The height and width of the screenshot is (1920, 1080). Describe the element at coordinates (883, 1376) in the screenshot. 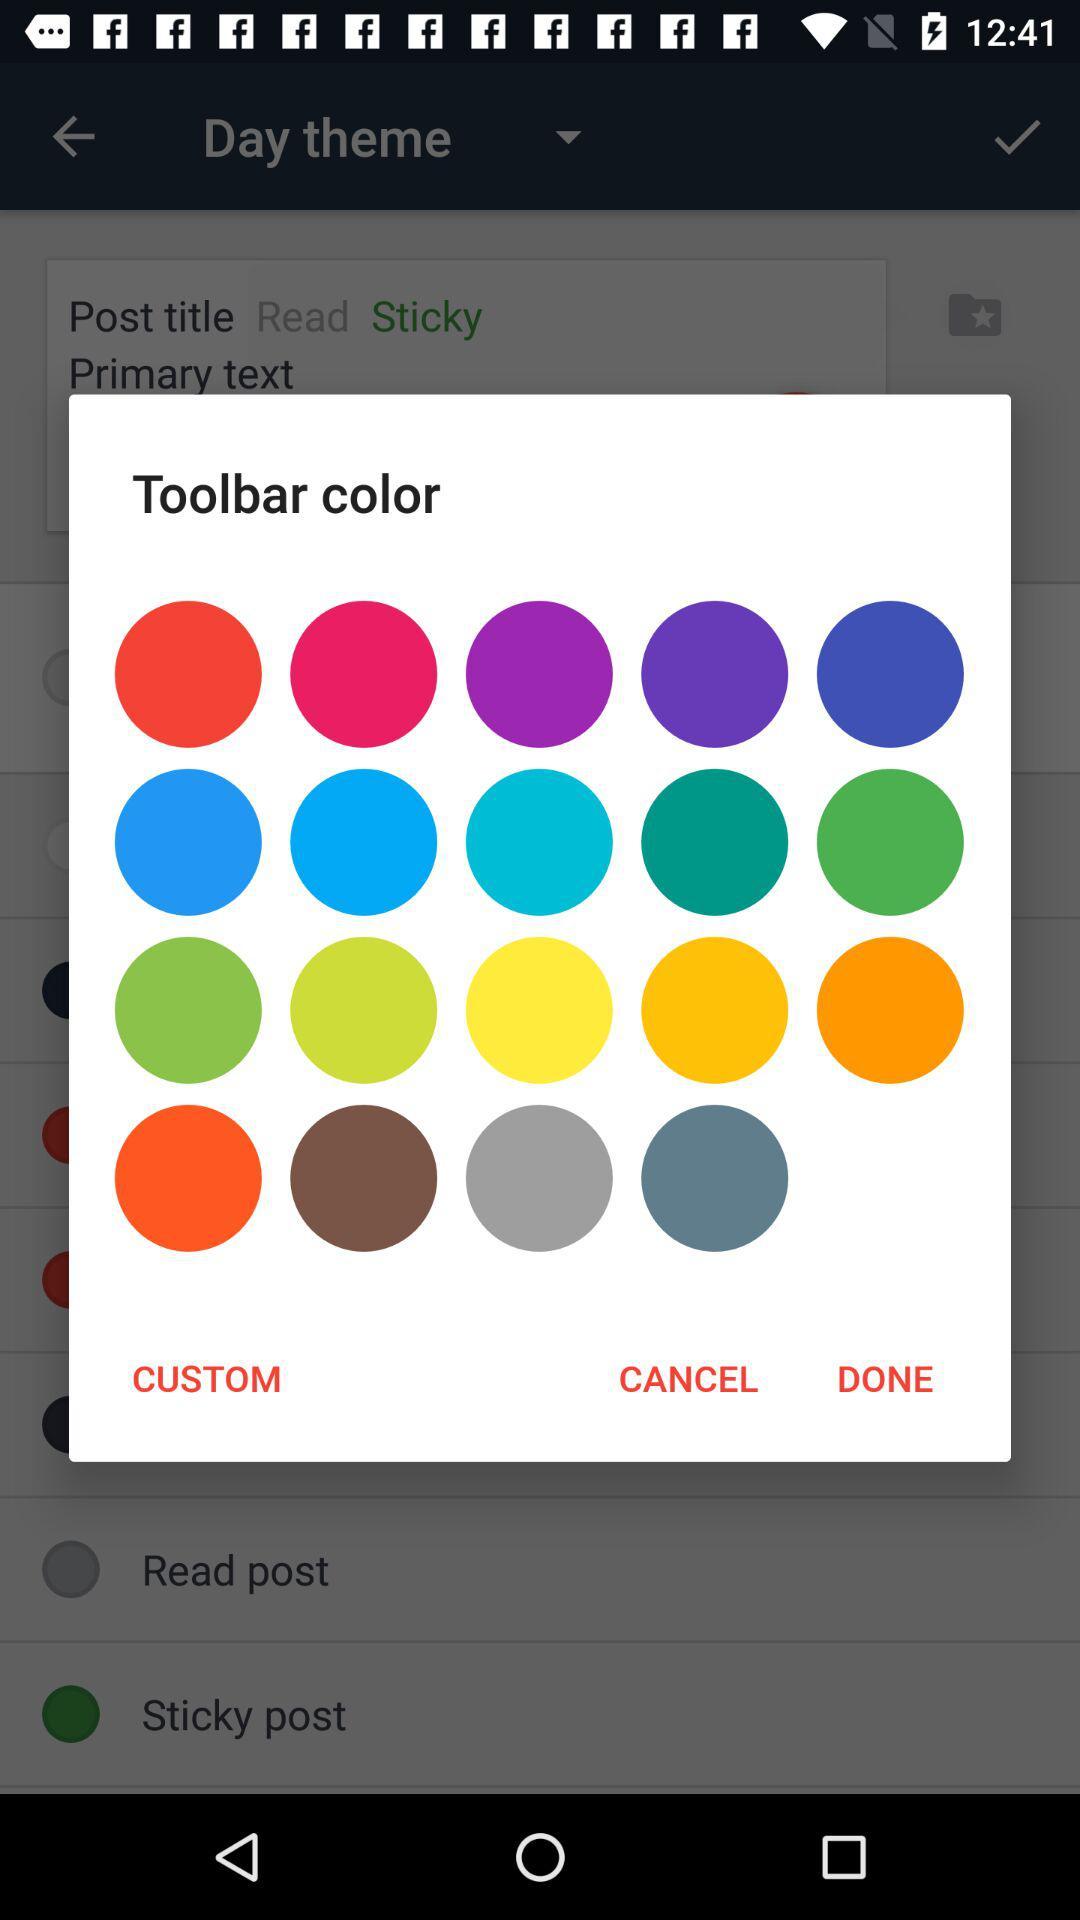

I see `the item next to cancel` at that location.